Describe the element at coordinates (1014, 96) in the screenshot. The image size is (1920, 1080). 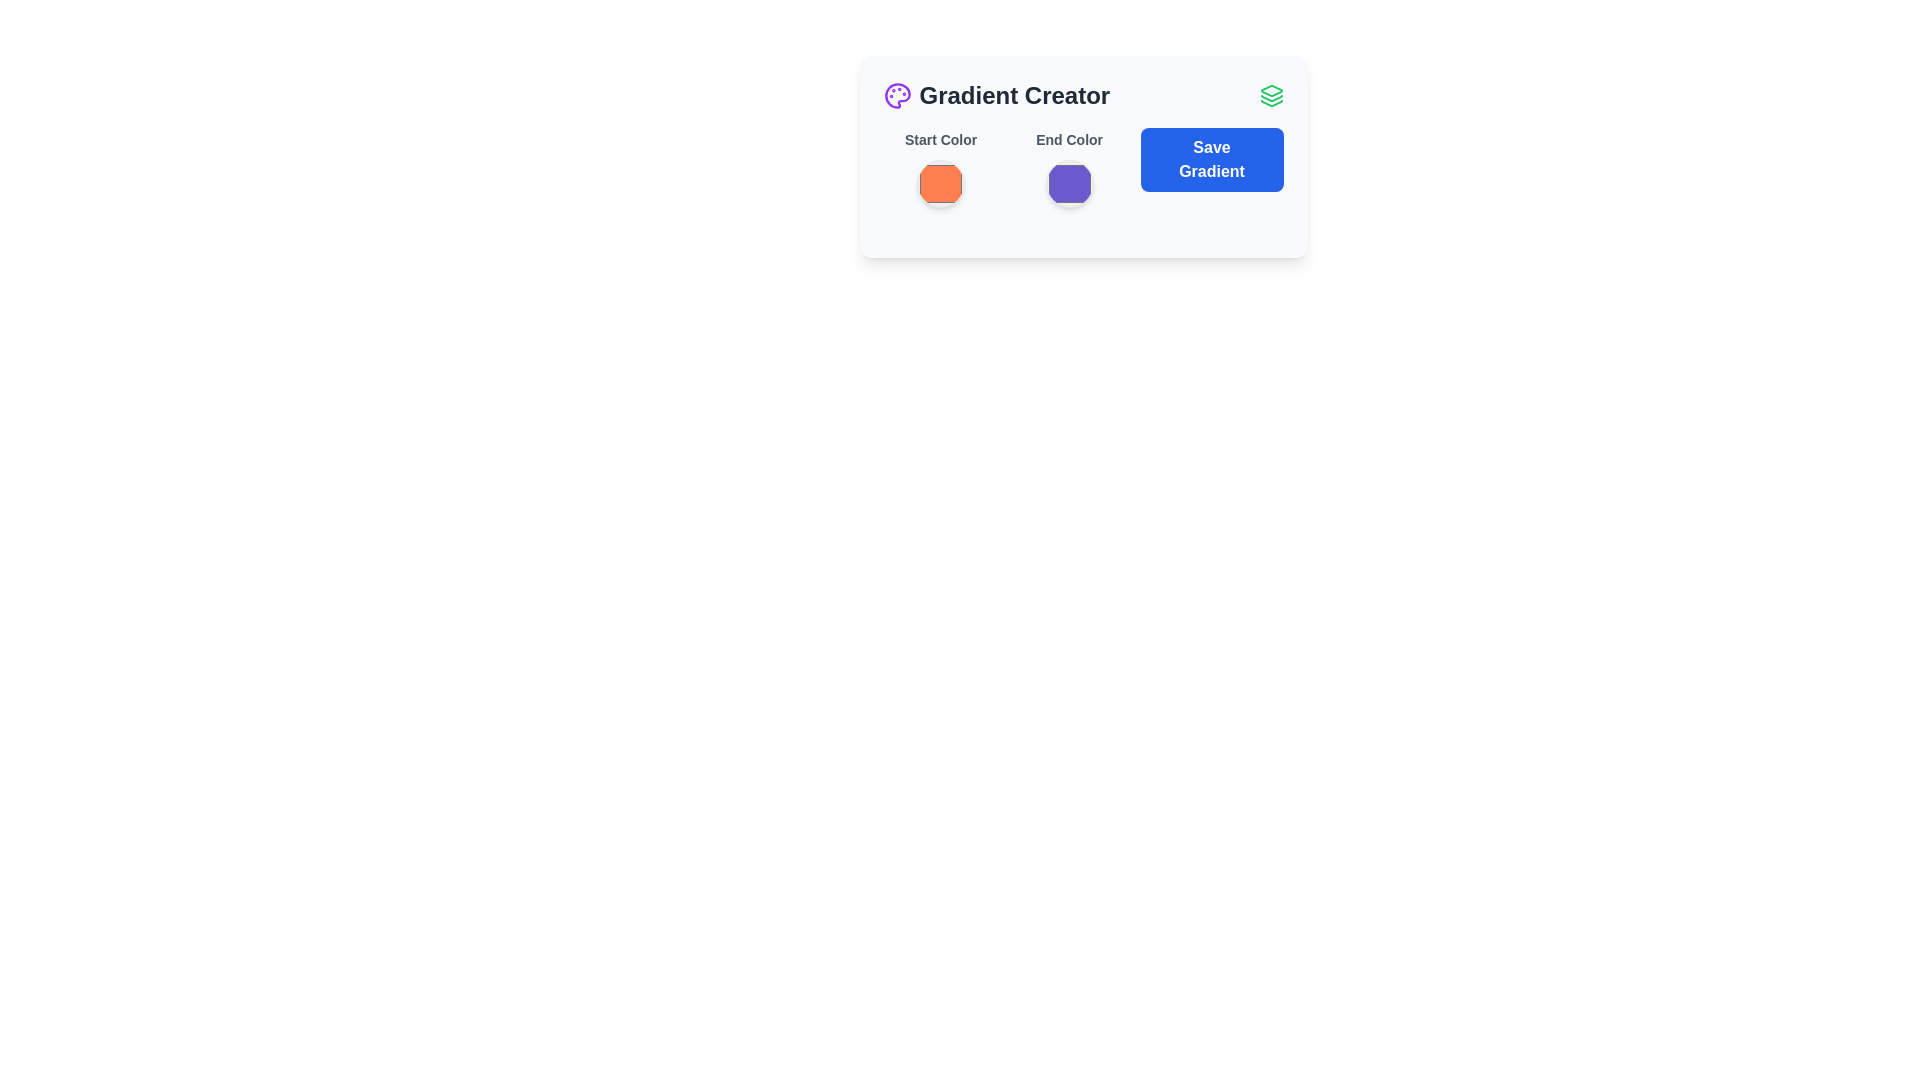
I see `the header text that identifies the gradient creator interface, positioned to the right of a palette icon` at that location.